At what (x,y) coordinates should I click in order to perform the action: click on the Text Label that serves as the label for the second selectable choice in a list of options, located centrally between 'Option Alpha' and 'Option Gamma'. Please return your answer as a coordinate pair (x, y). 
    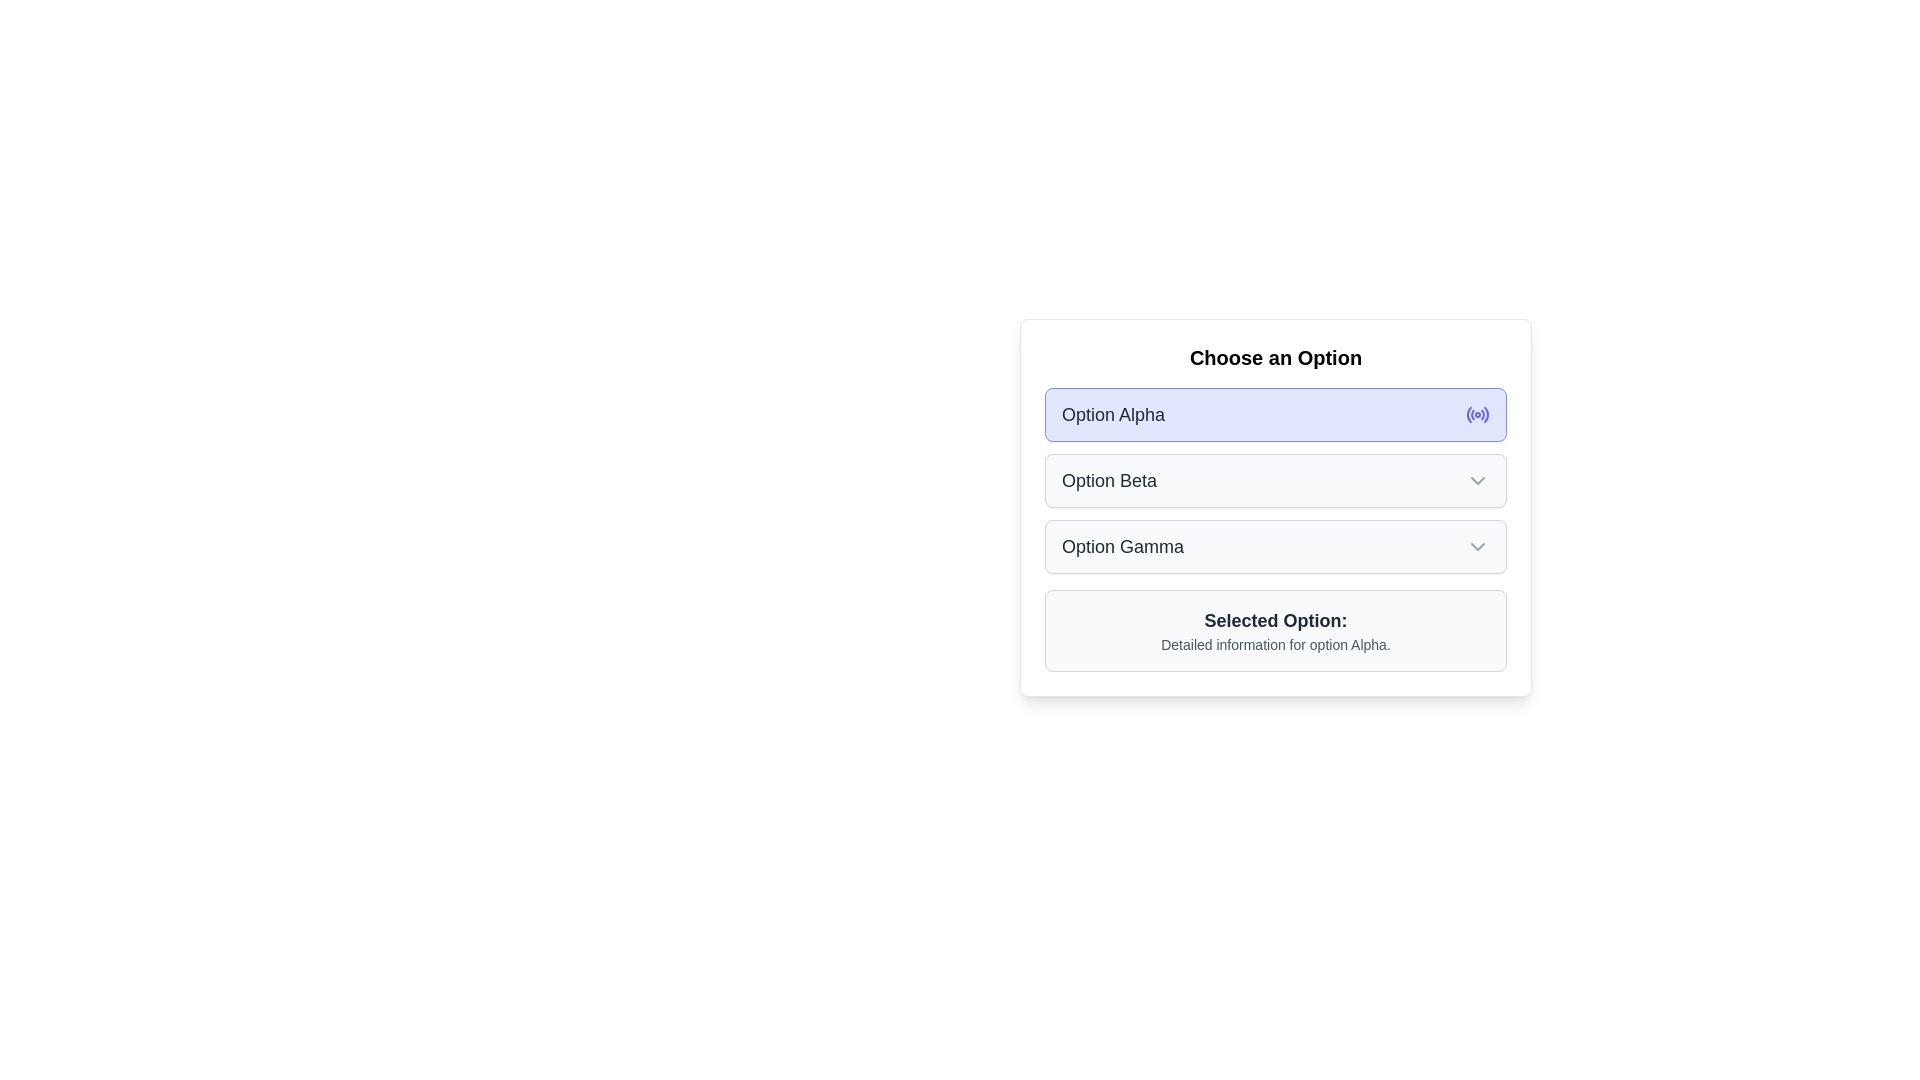
    Looking at the image, I should click on (1108, 481).